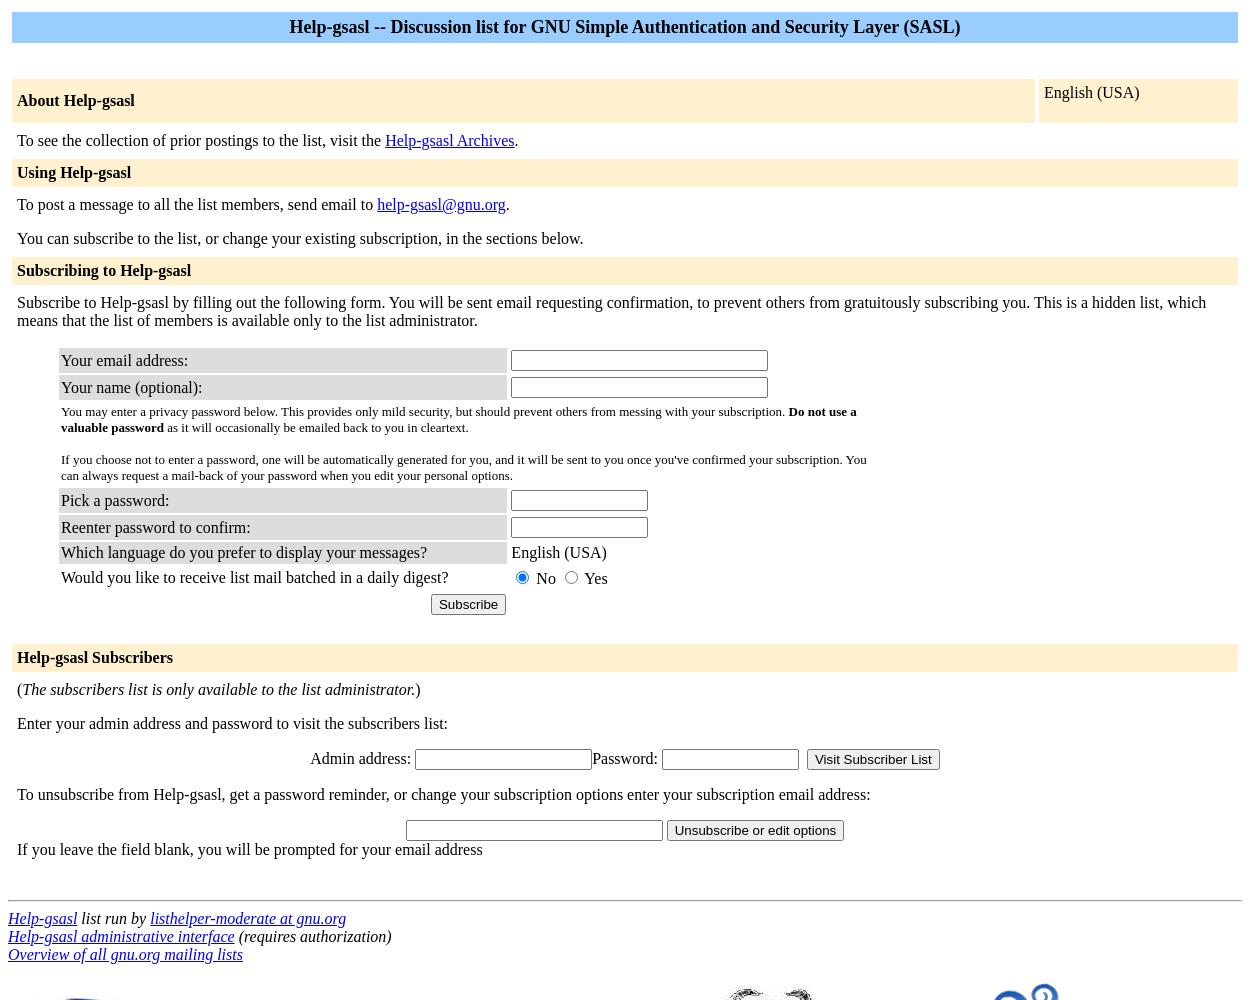 This screenshot has height=1000, width=1250. I want to click on 'help-gsasl@gnu.org', so click(440, 203).